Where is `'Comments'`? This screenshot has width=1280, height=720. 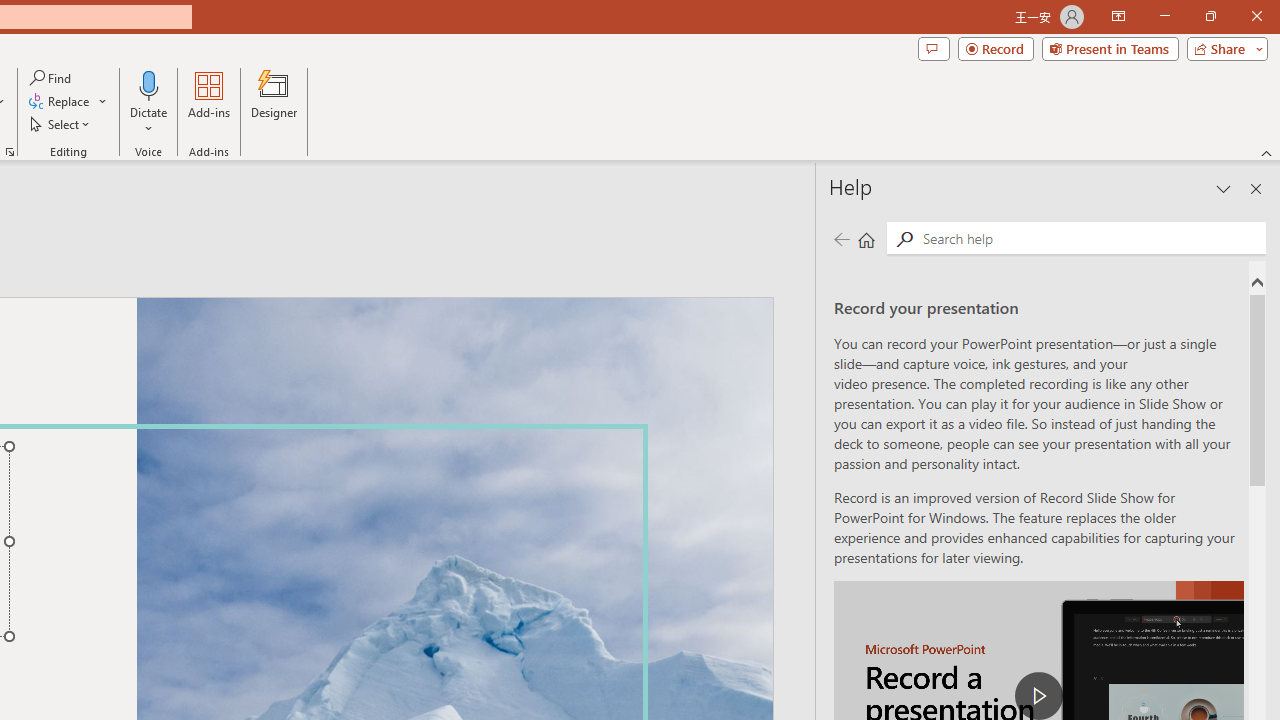 'Comments' is located at coordinates (932, 47).